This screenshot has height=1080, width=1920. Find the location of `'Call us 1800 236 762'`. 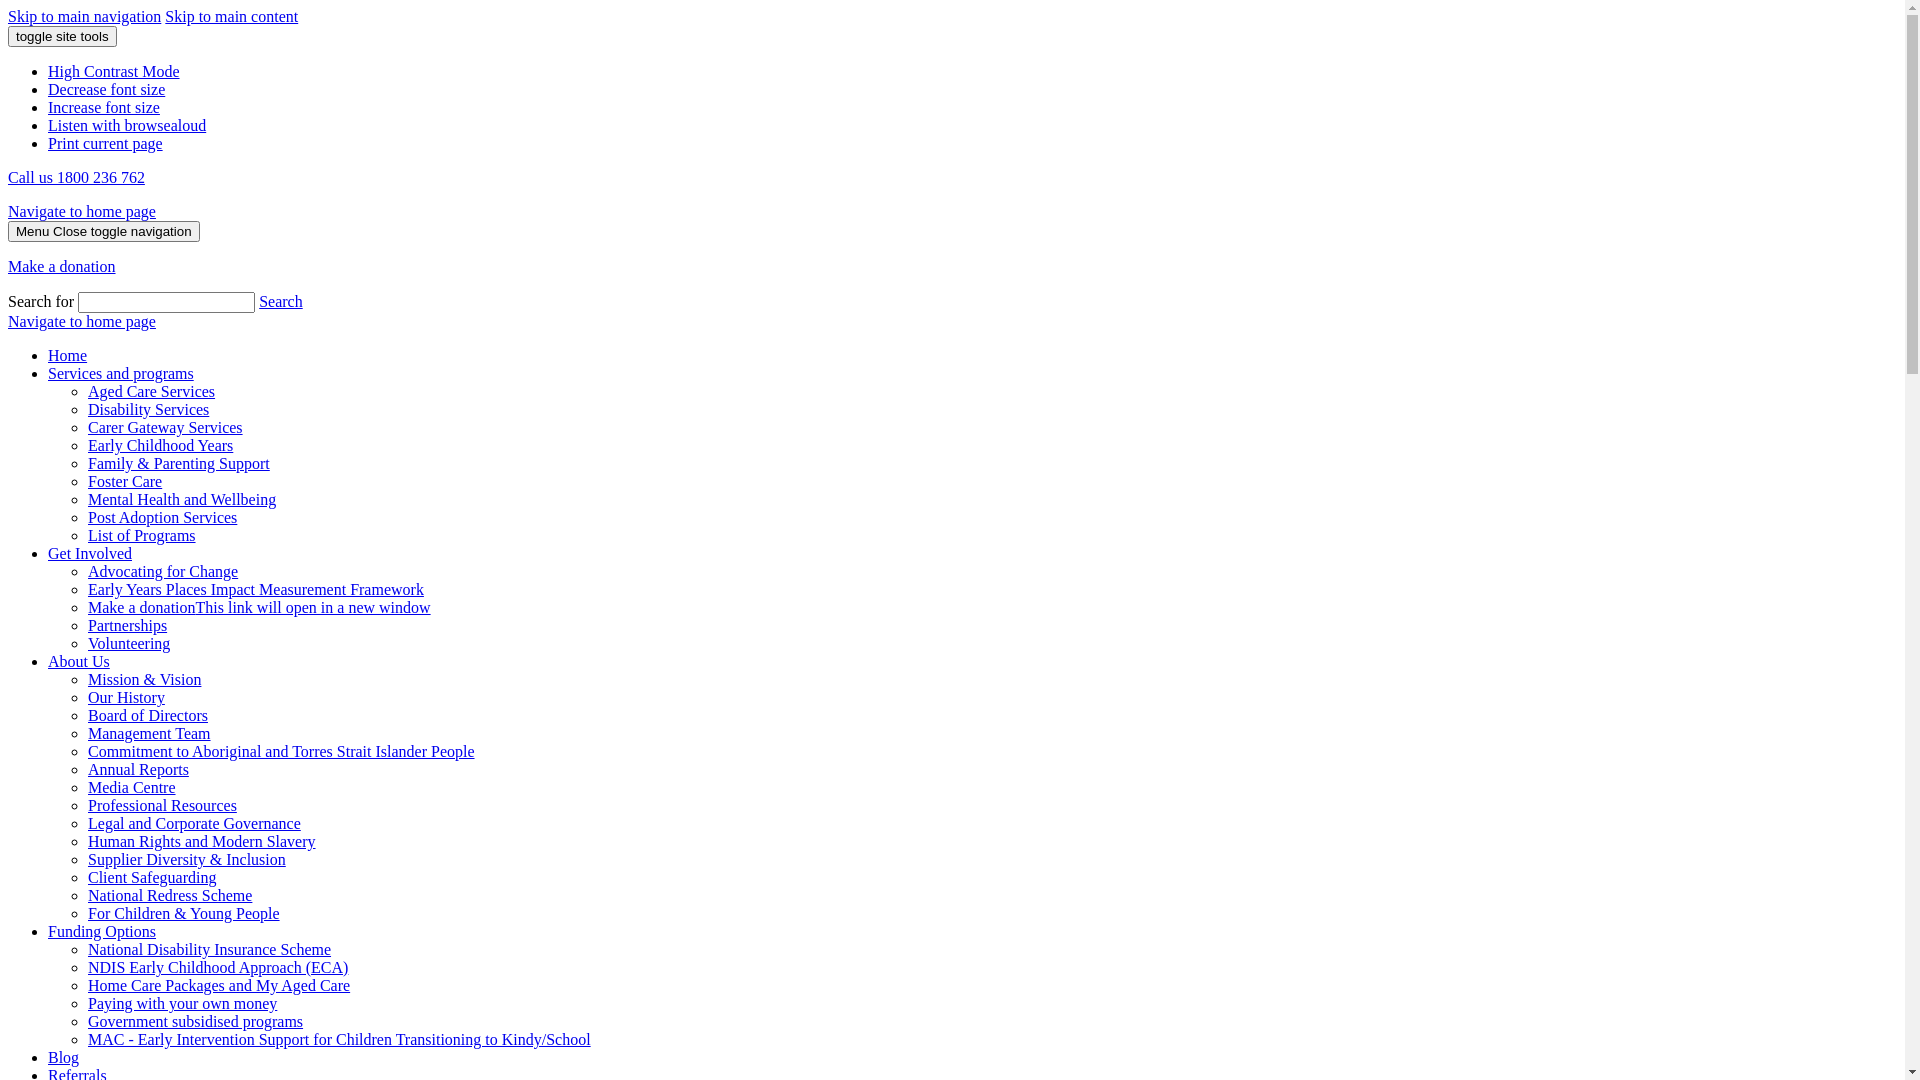

'Call us 1800 236 762' is located at coordinates (76, 176).